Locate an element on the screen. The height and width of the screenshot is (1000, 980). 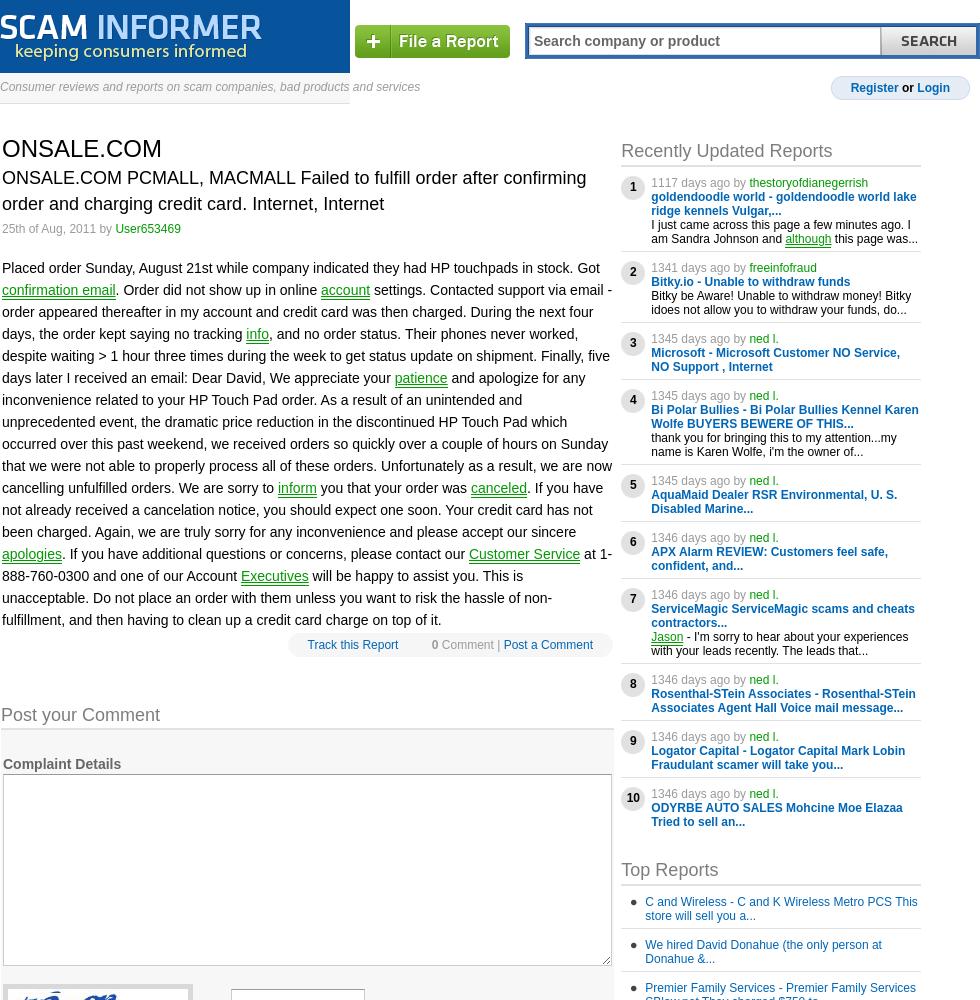
'confirmation email' is located at coordinates (58, 290).